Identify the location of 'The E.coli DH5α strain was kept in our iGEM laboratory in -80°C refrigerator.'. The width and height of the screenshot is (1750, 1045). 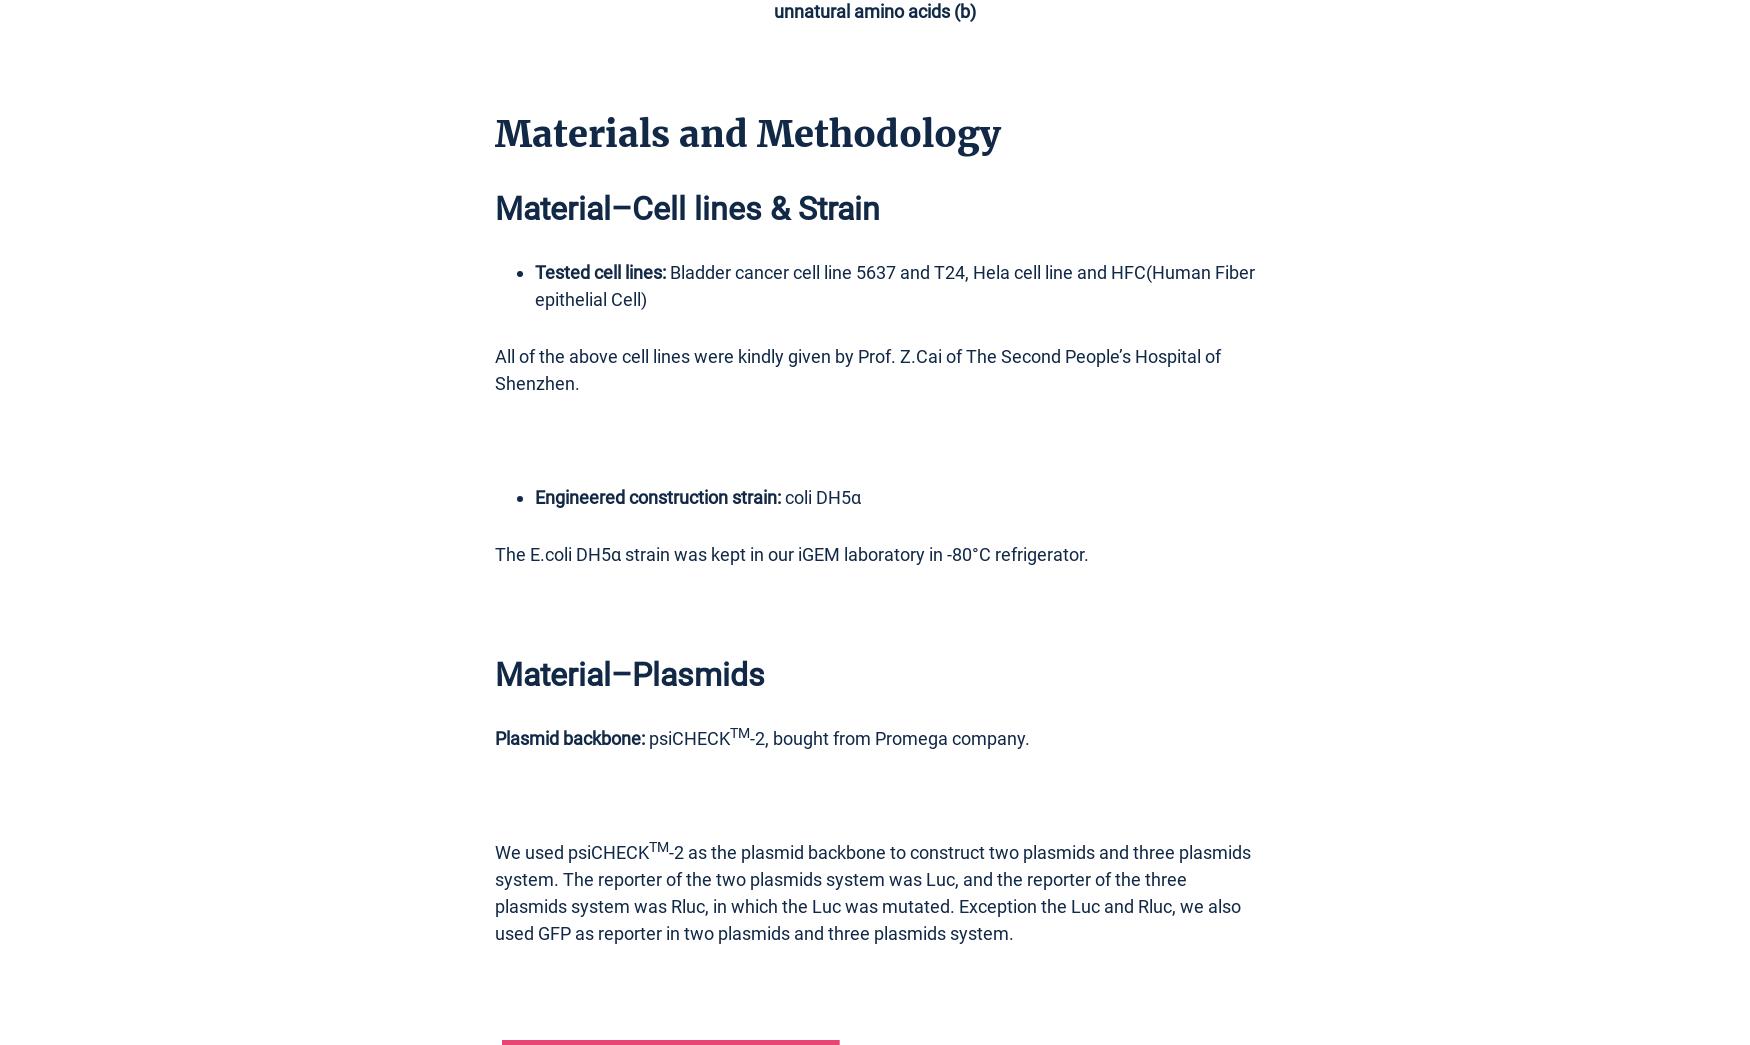
(791, 553).